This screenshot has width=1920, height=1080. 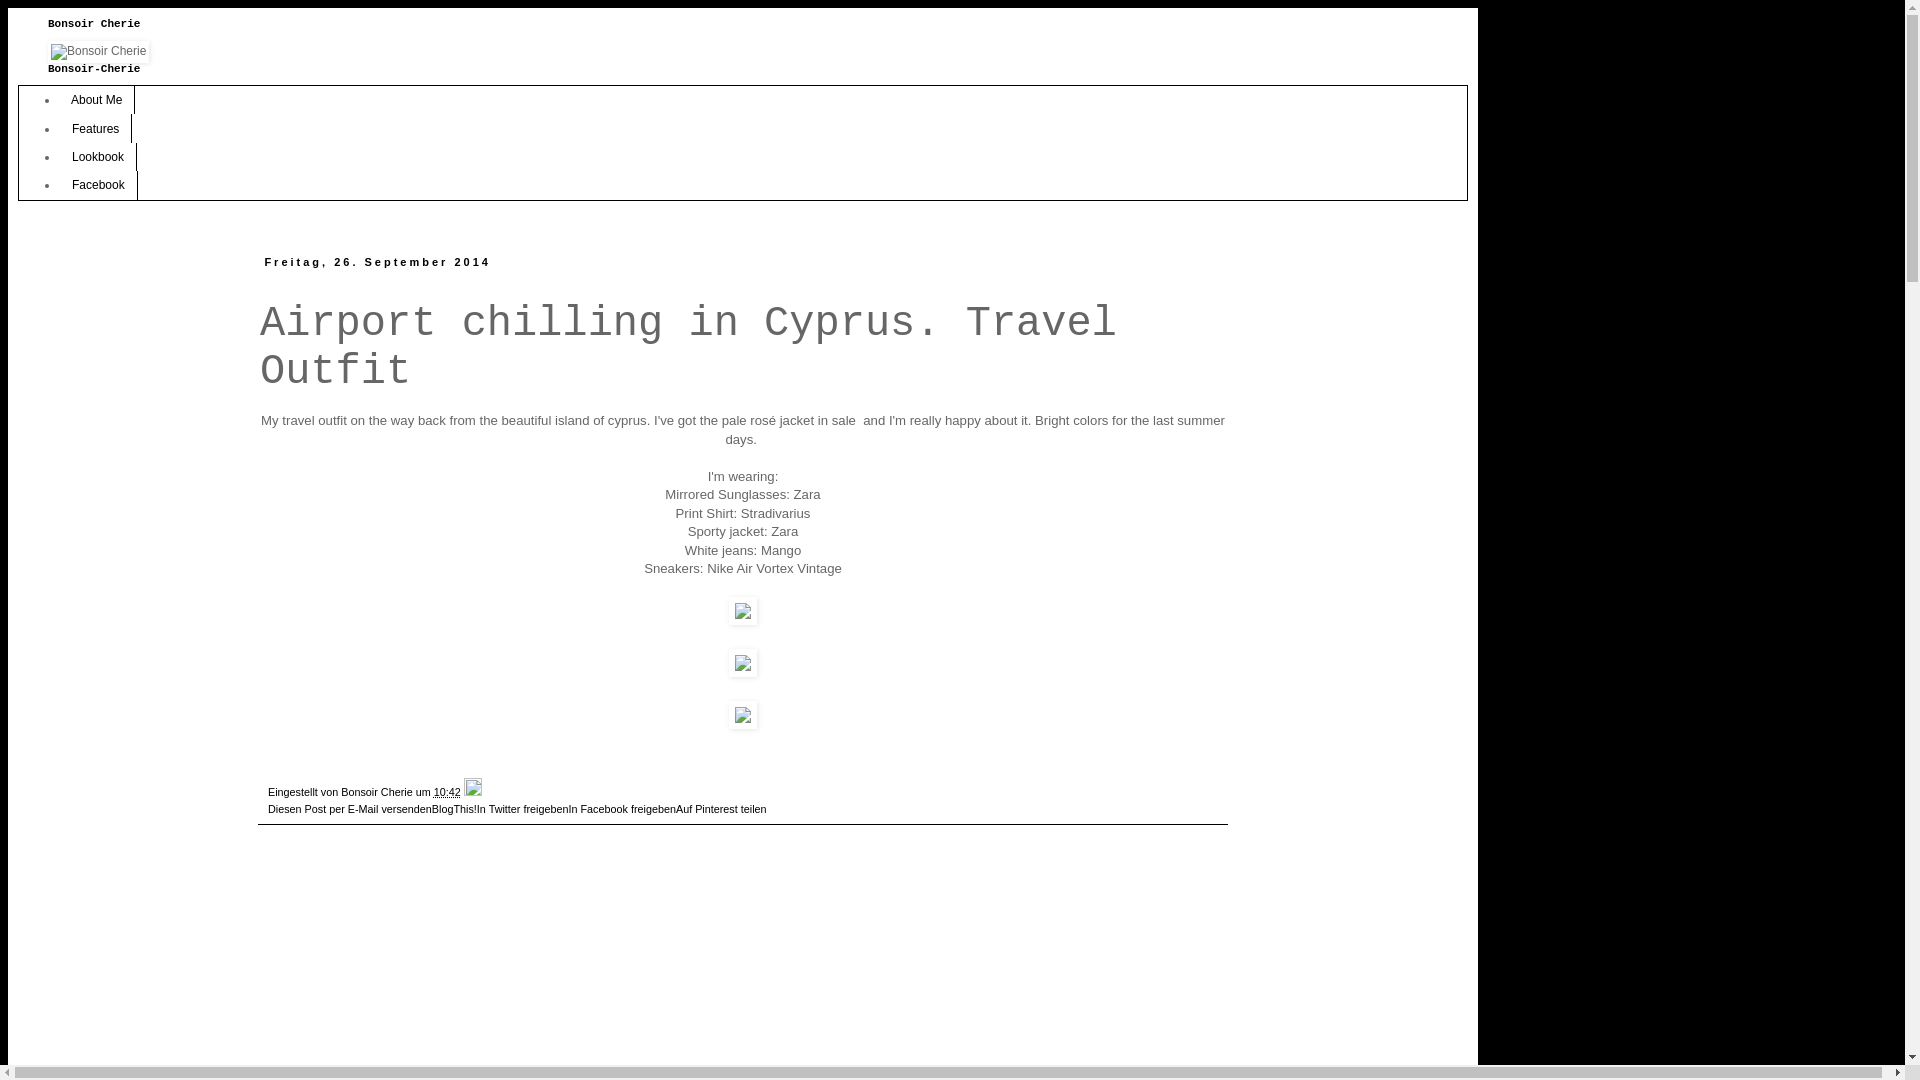 I want to click on 'In Twitter freigeben', so click(x=523, y=808).